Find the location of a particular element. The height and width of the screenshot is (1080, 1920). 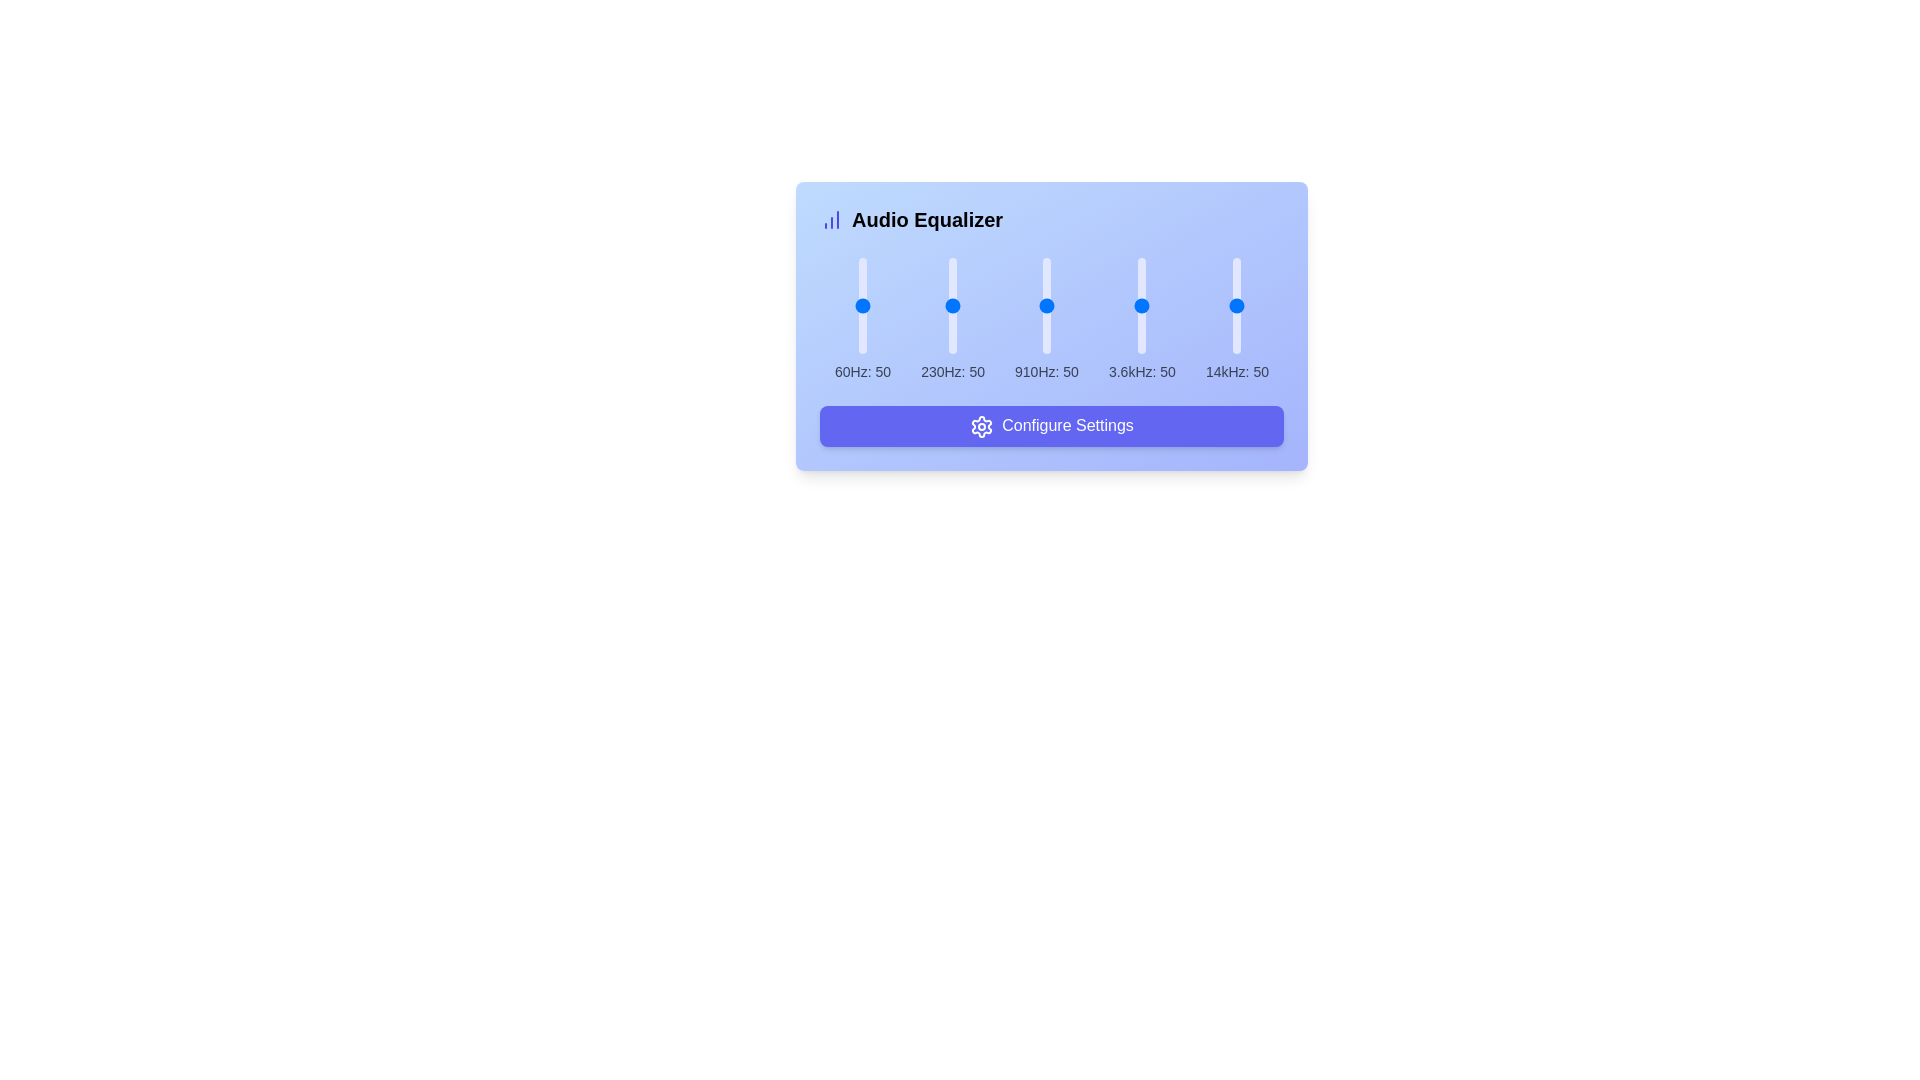

label element that serves as a heading or title for the control panel, located on the right side of a bar chart icon, to gain context about the interface is located at coordinates (926, 219).